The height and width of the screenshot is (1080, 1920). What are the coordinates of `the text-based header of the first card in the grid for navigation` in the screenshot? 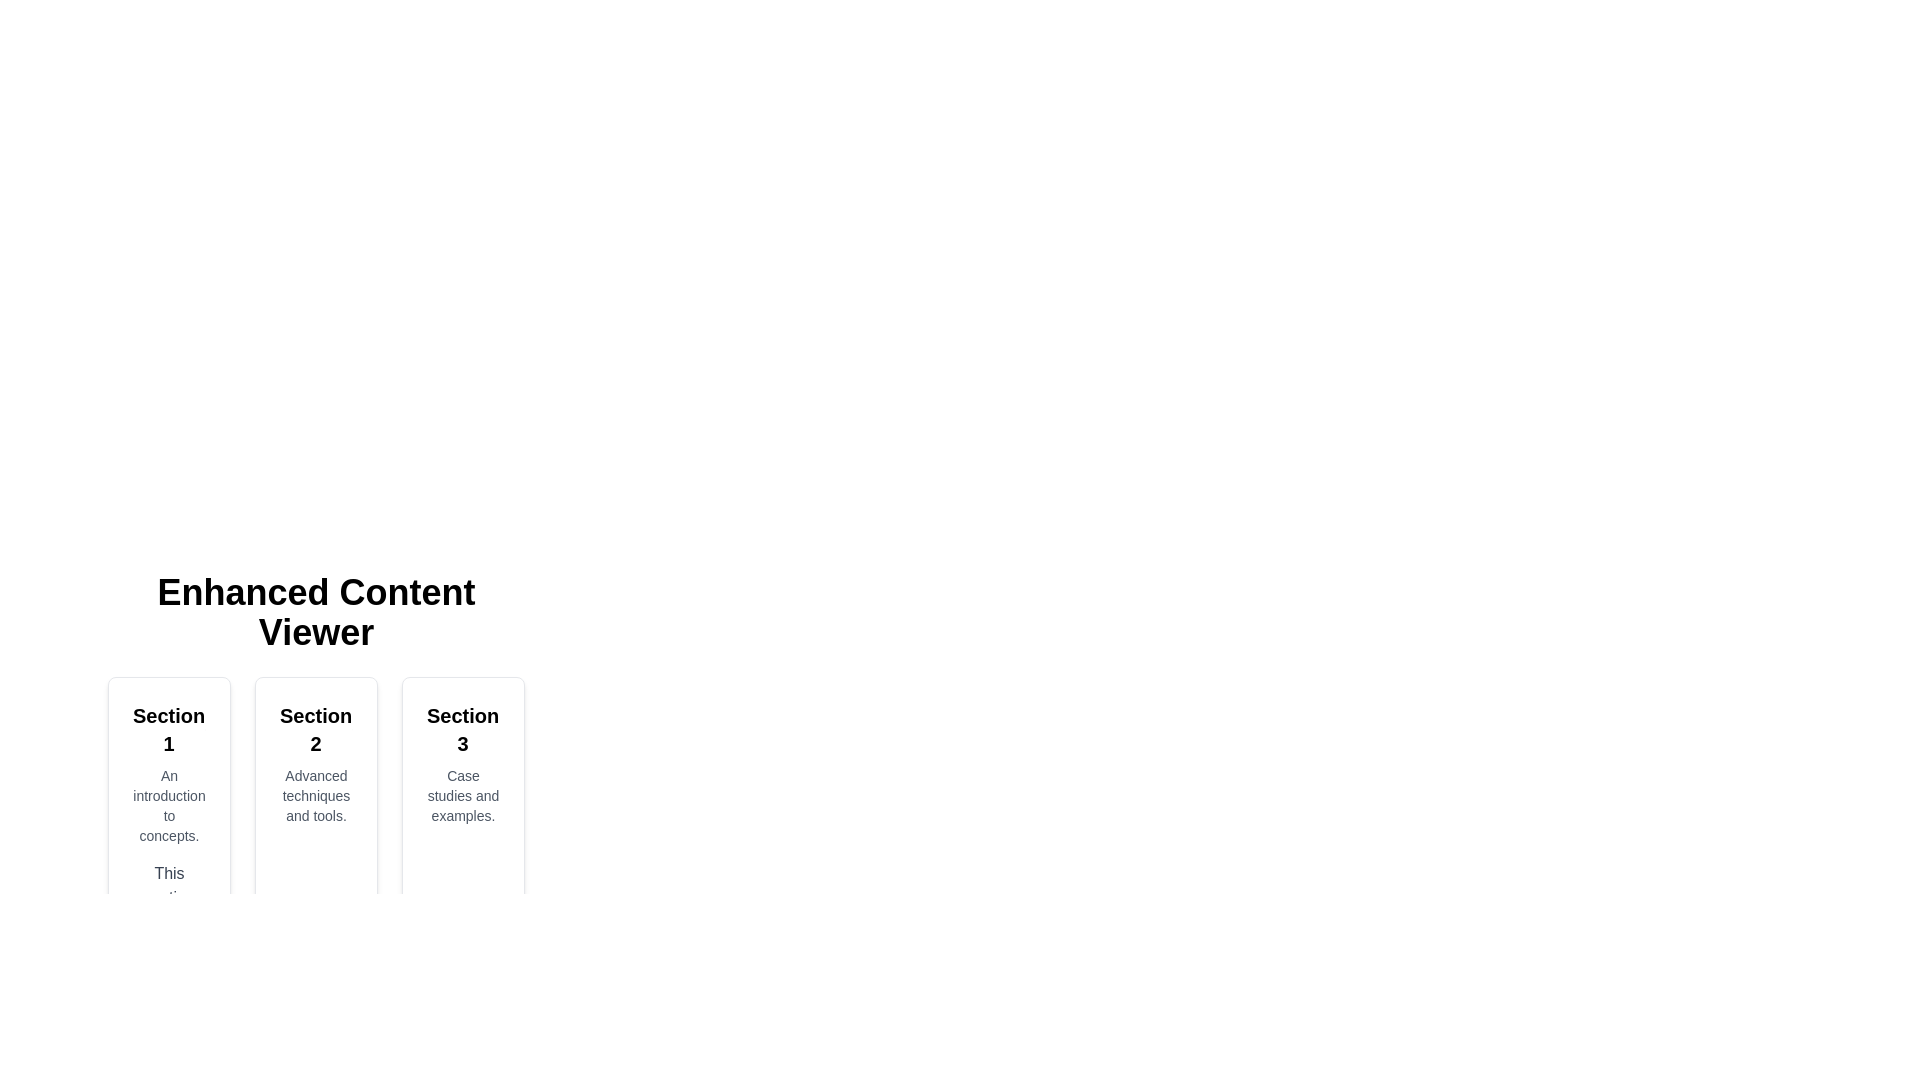 It's located at (169, 729).